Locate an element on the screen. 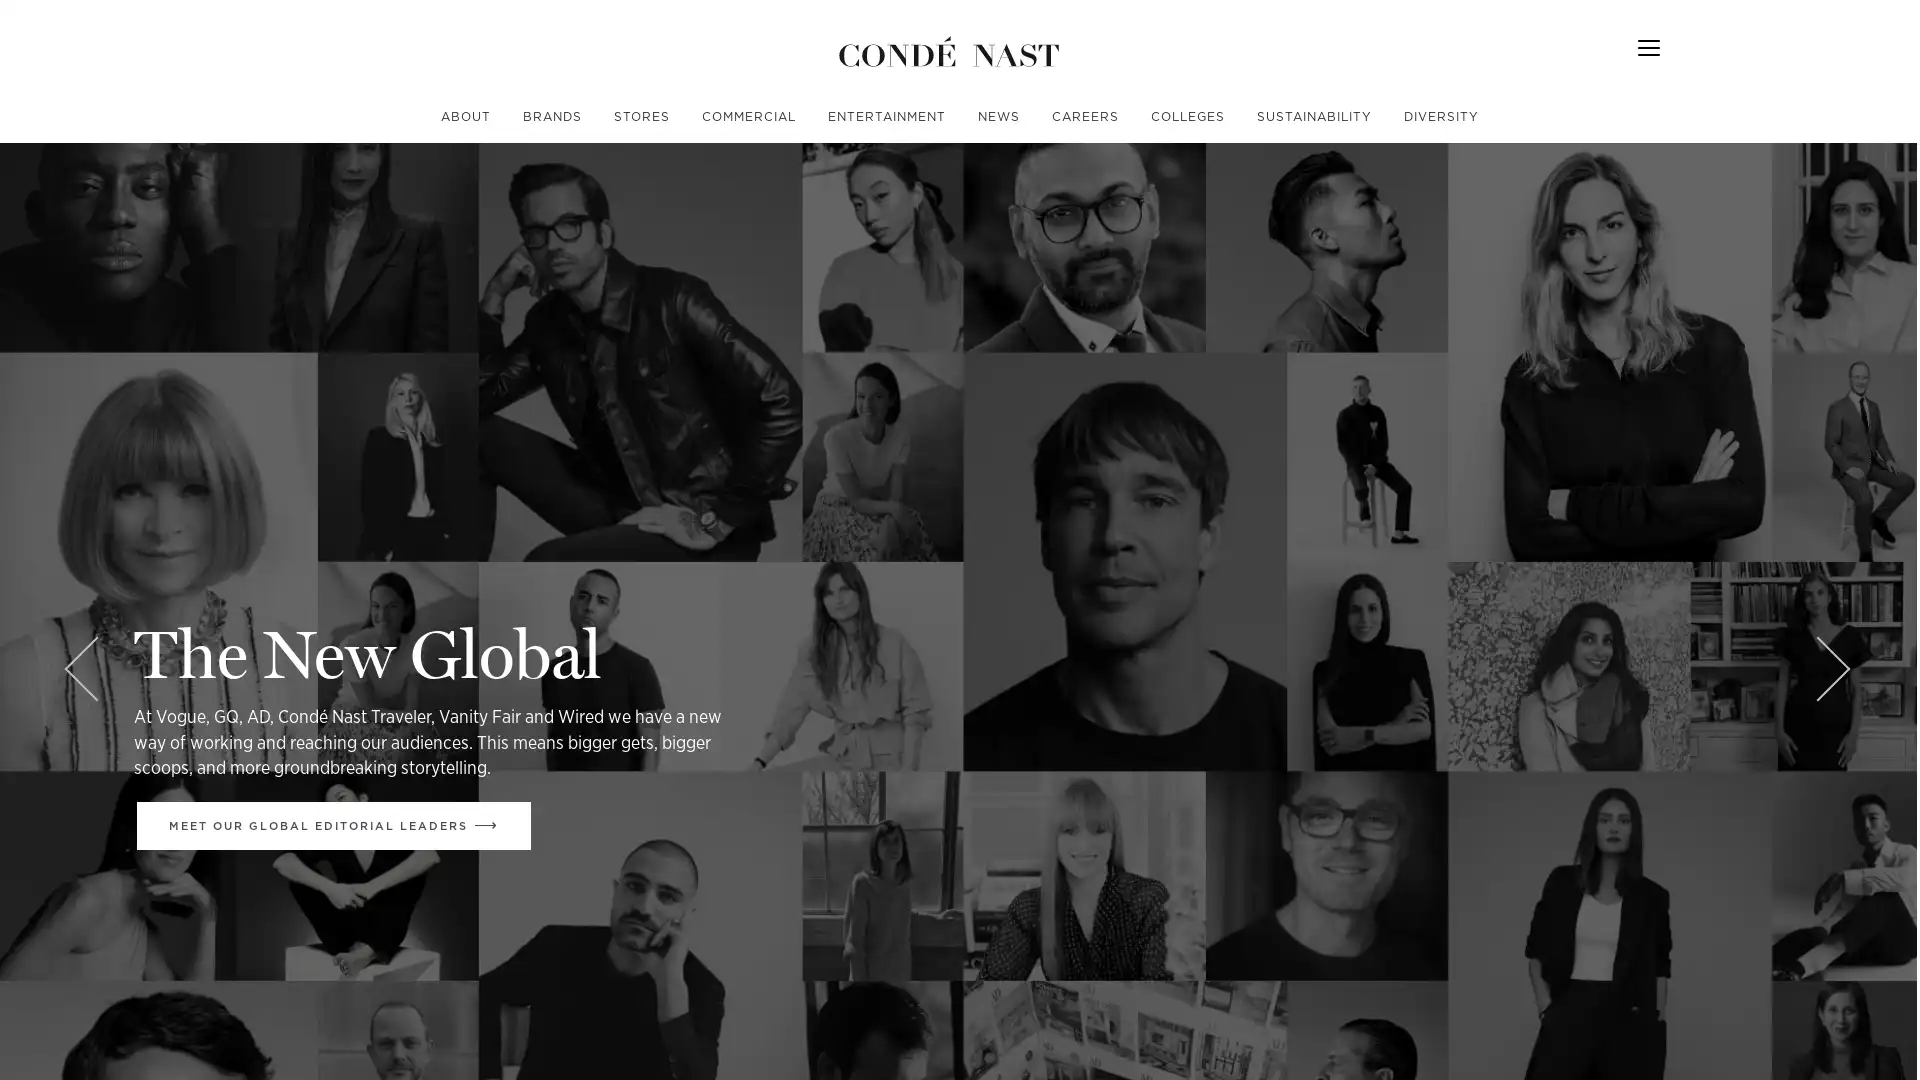 This screenshot has width=1920, height=1080. Menu is located at coordinates (1649, 48).